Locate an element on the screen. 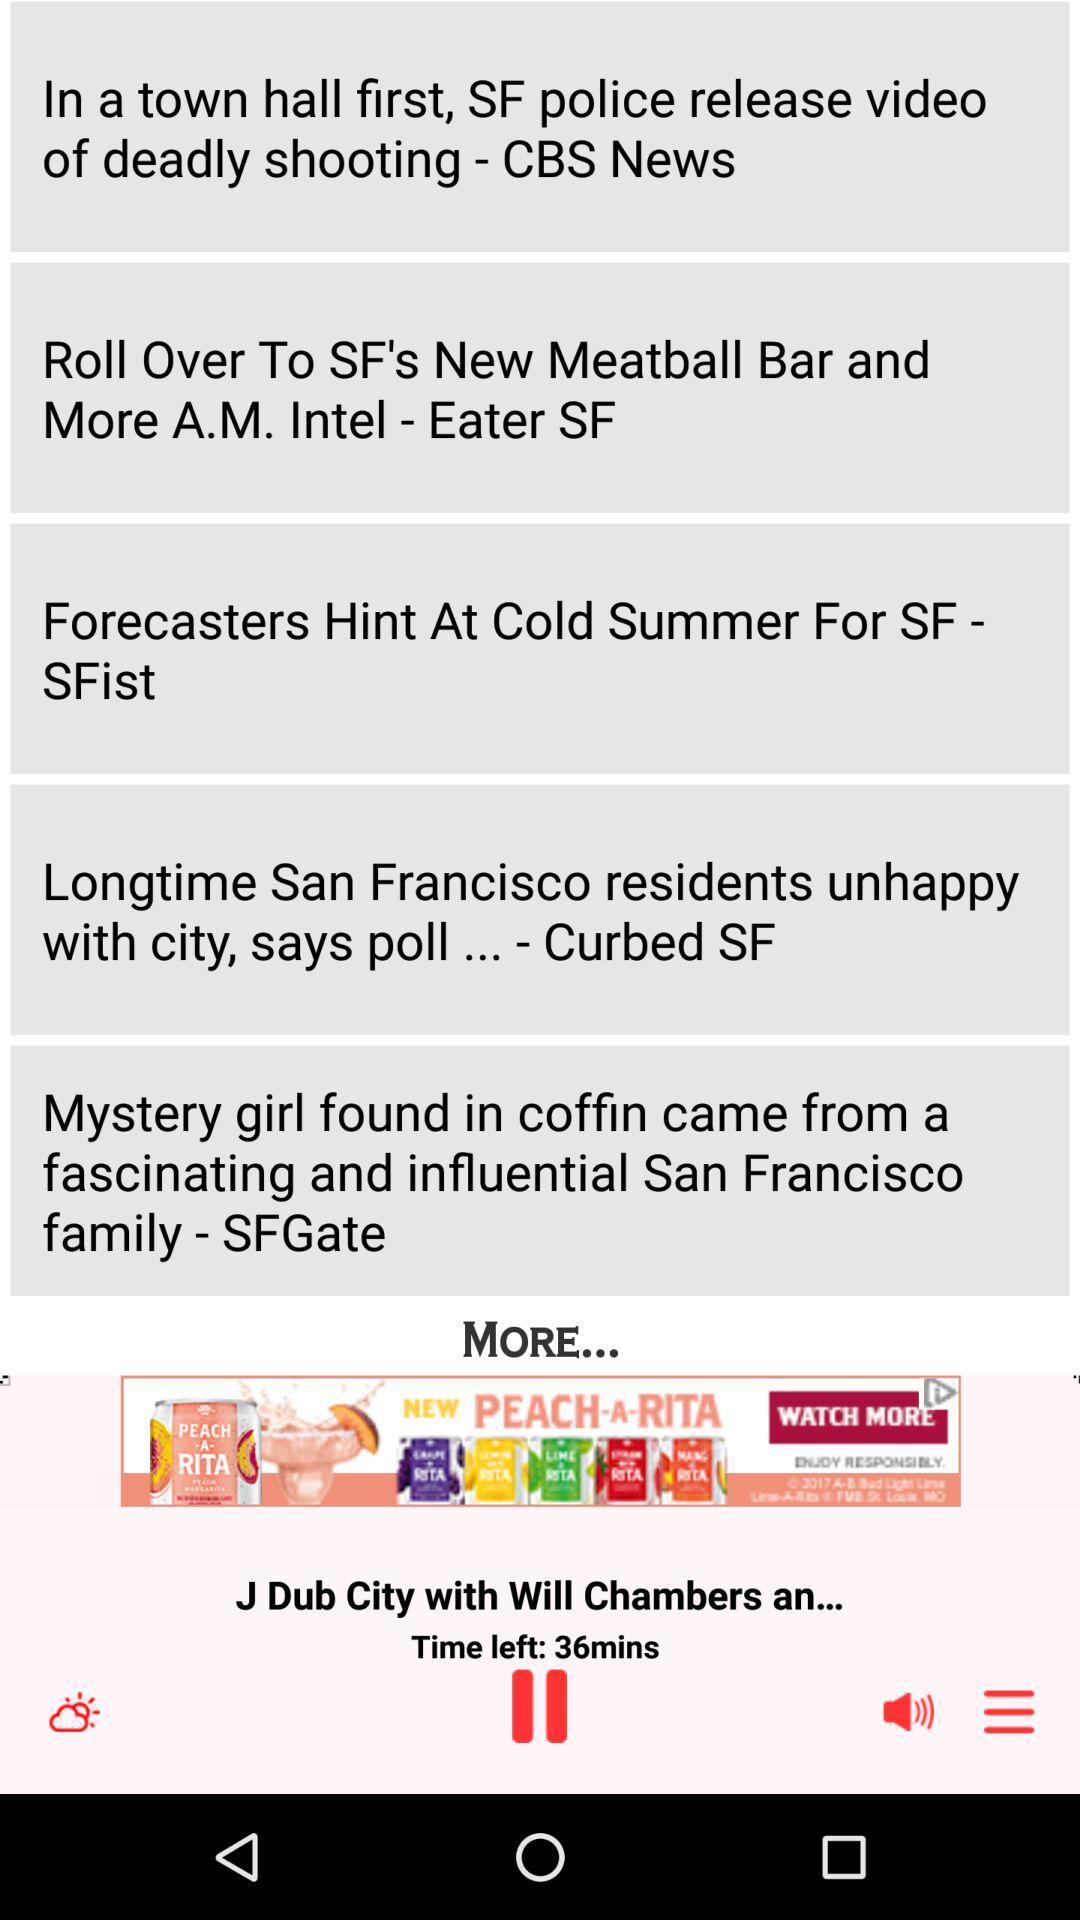 Image resolution: width=1080 pixels, height=1920 pixels. the menu icon is located at coordinates (1009, 1832).